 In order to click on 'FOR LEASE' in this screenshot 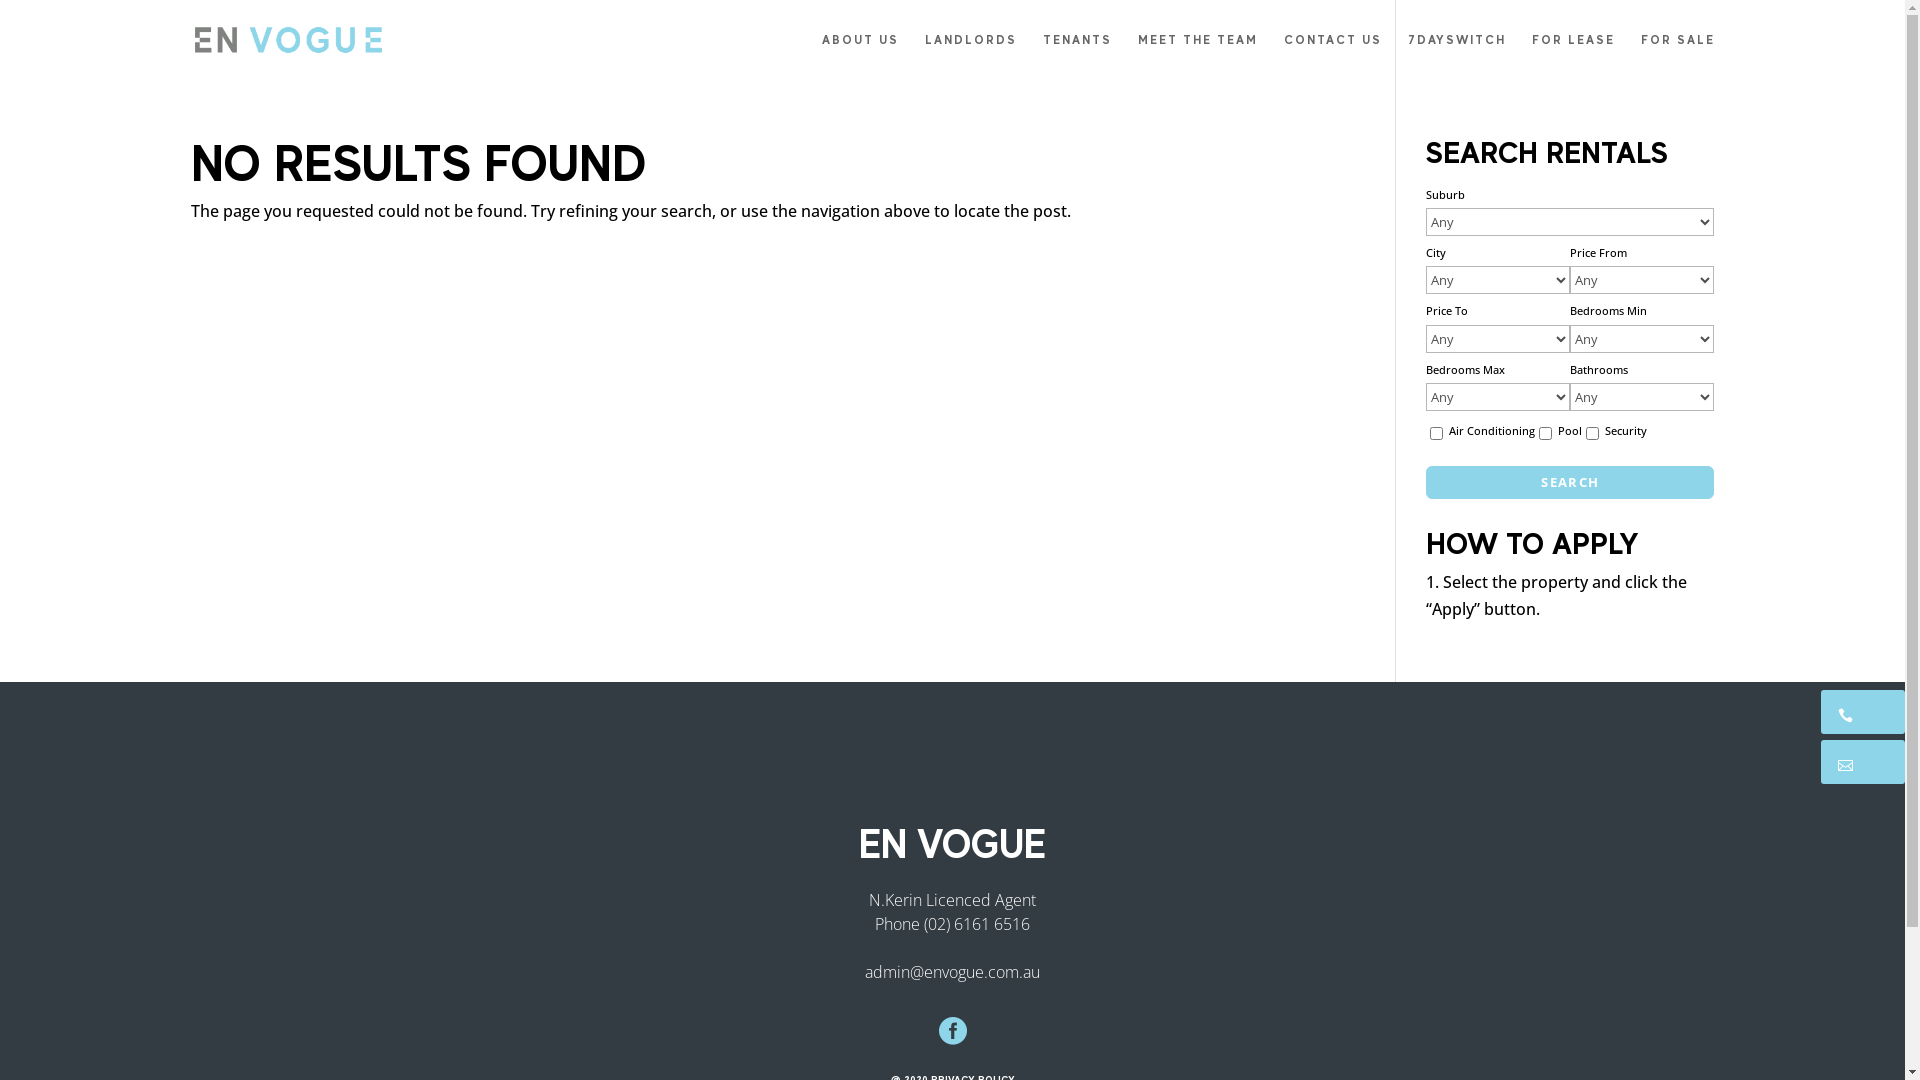, I will do `click(1572, 55)`.